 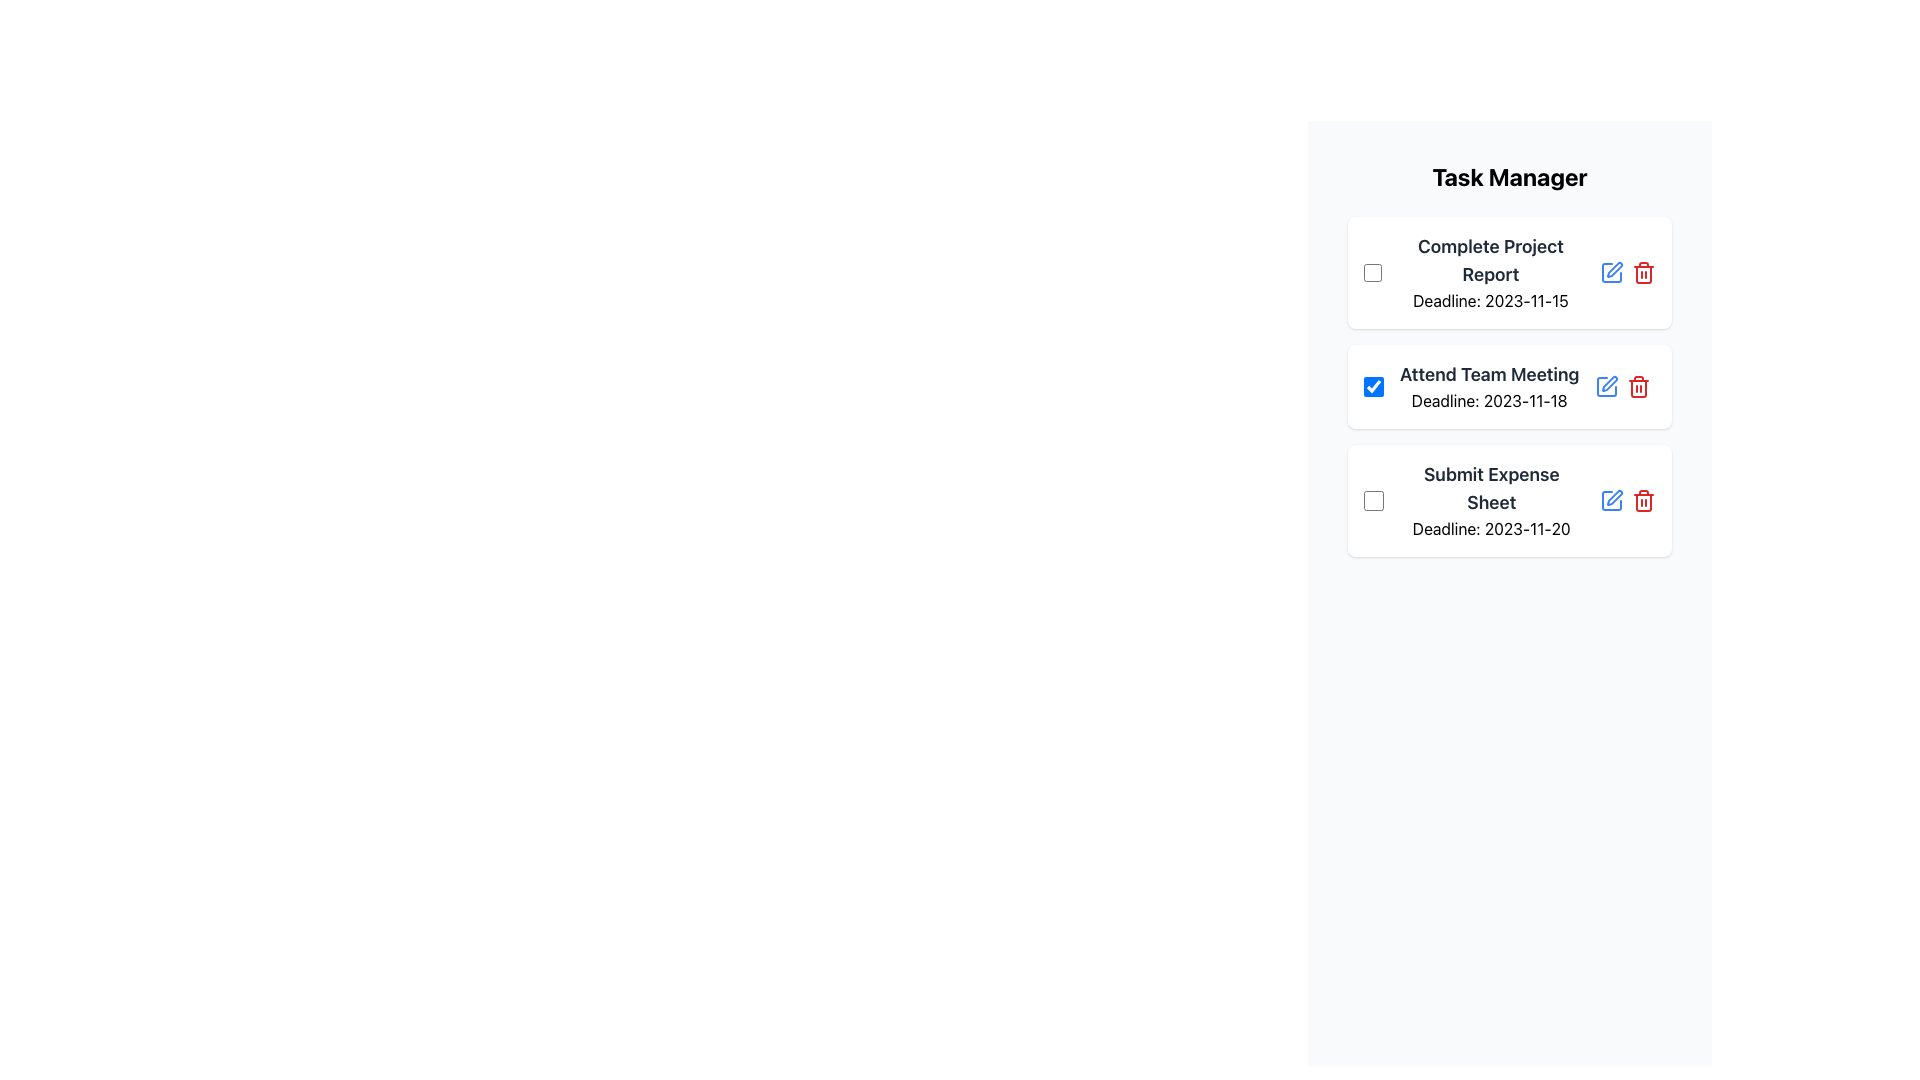 What do you see at coordinates (1491, 300) in the screenshot?
I see `the text label displaying 'Deadline: 2023-11-15' located at the bottom-left section of the task card for 'Complete Project Report'` at bounding box center [1491, 300].